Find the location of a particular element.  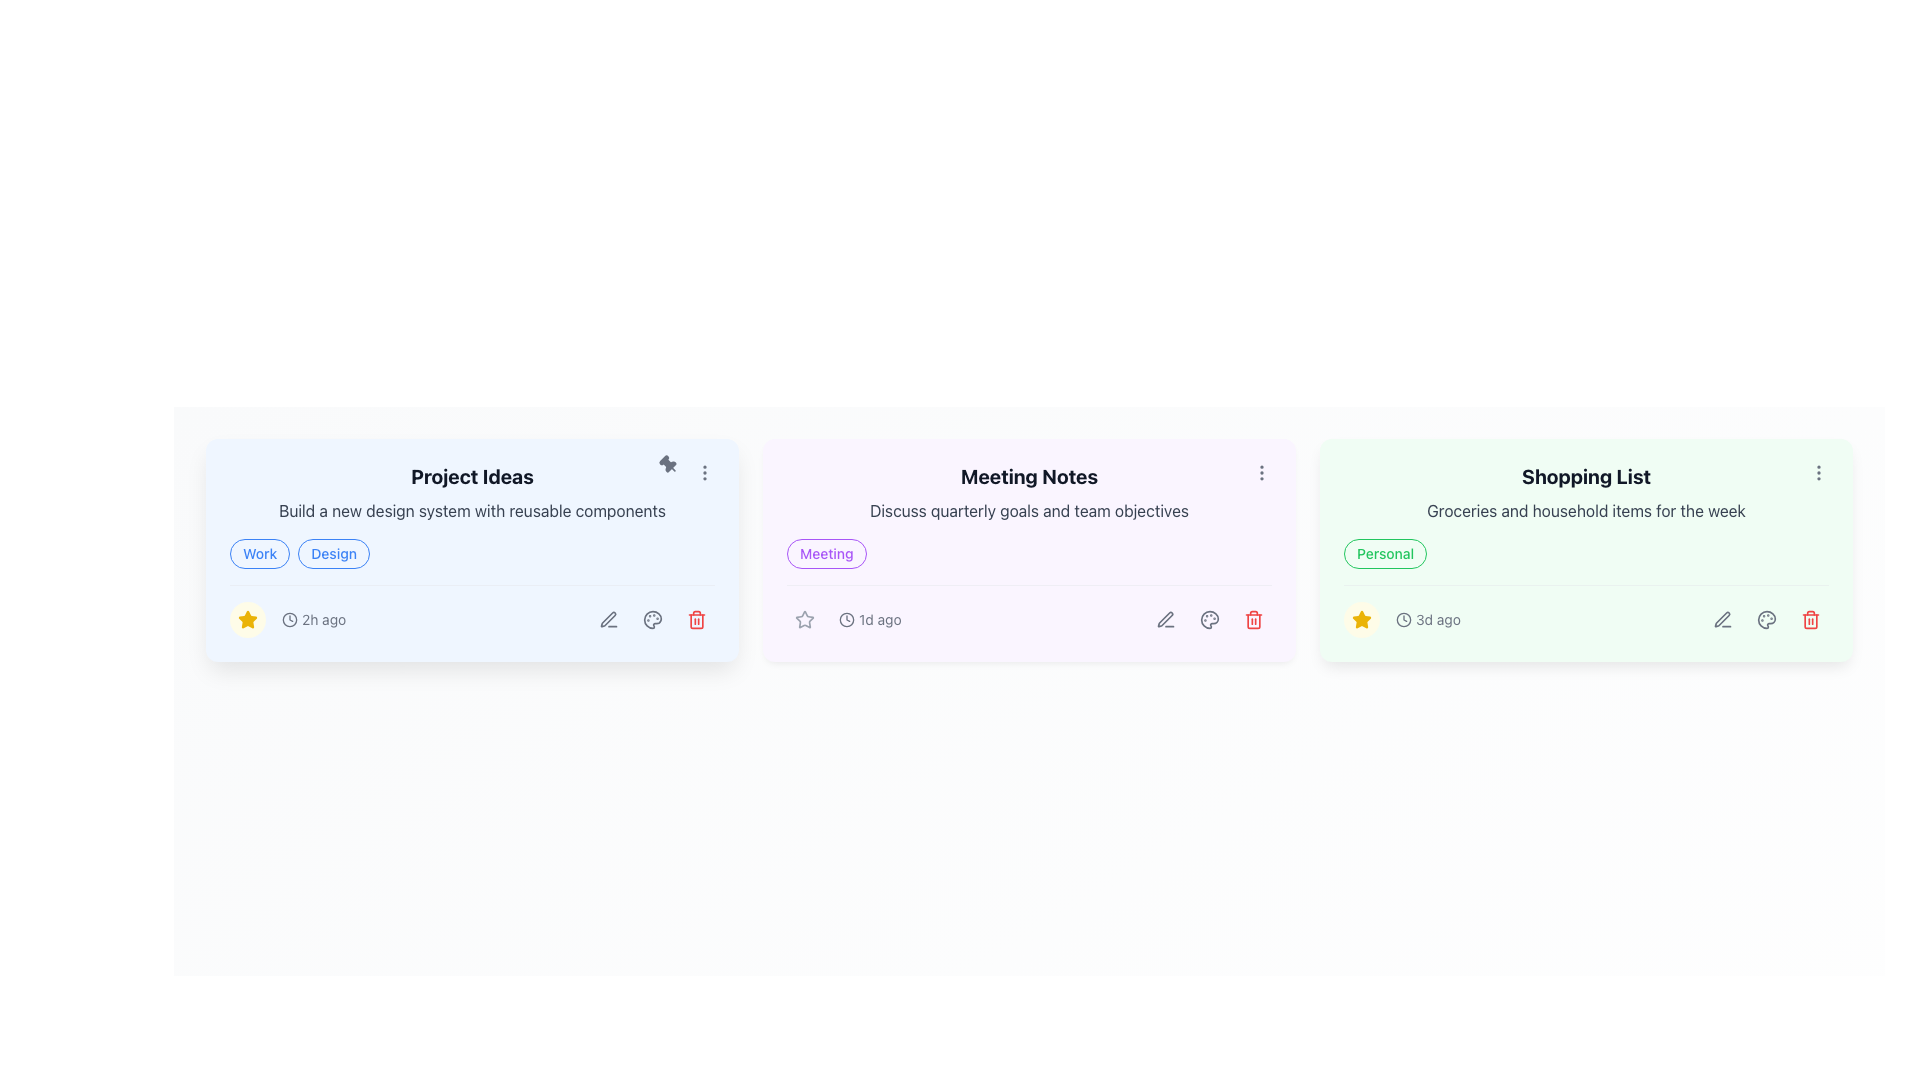

the pin-shaped icon button in gray color located in the upper-right corner of the 'Project Ideas' card is located at coordinates (668, 465).